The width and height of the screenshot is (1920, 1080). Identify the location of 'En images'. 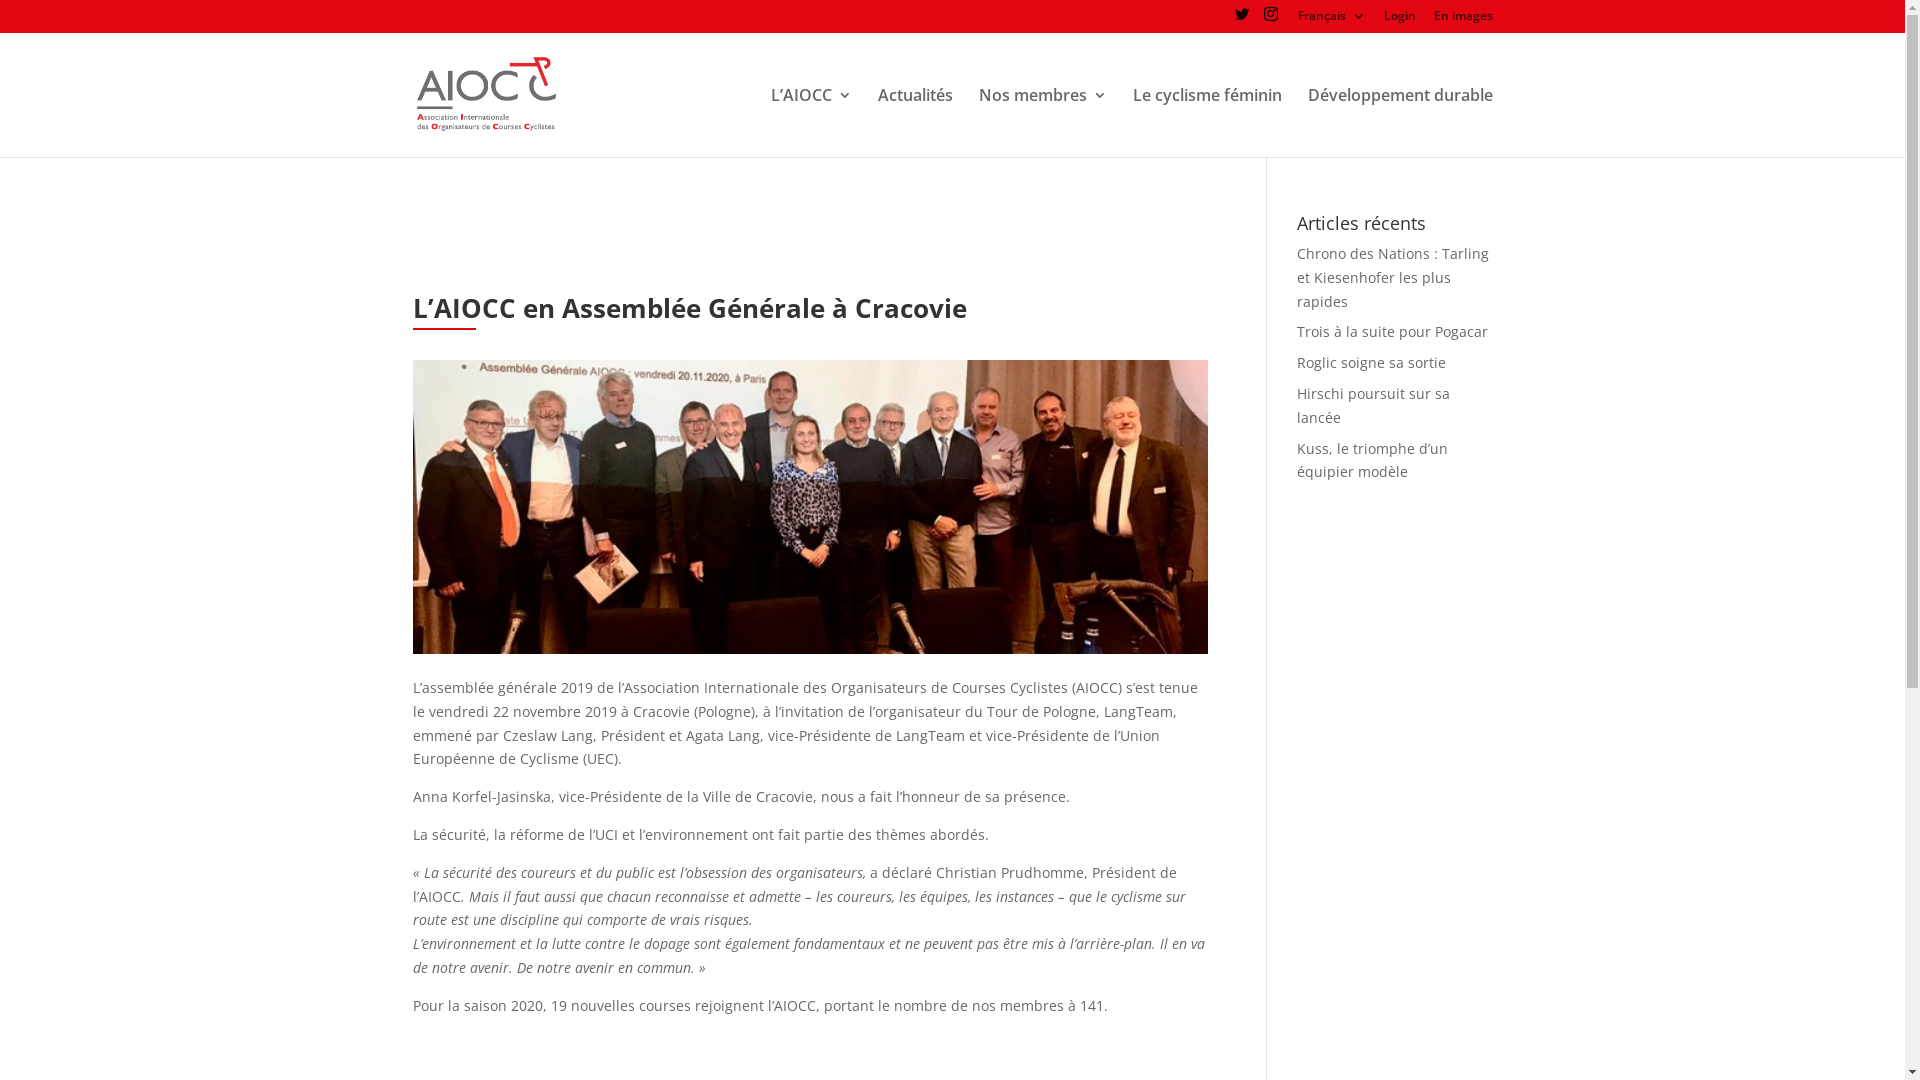
(1463, 20).